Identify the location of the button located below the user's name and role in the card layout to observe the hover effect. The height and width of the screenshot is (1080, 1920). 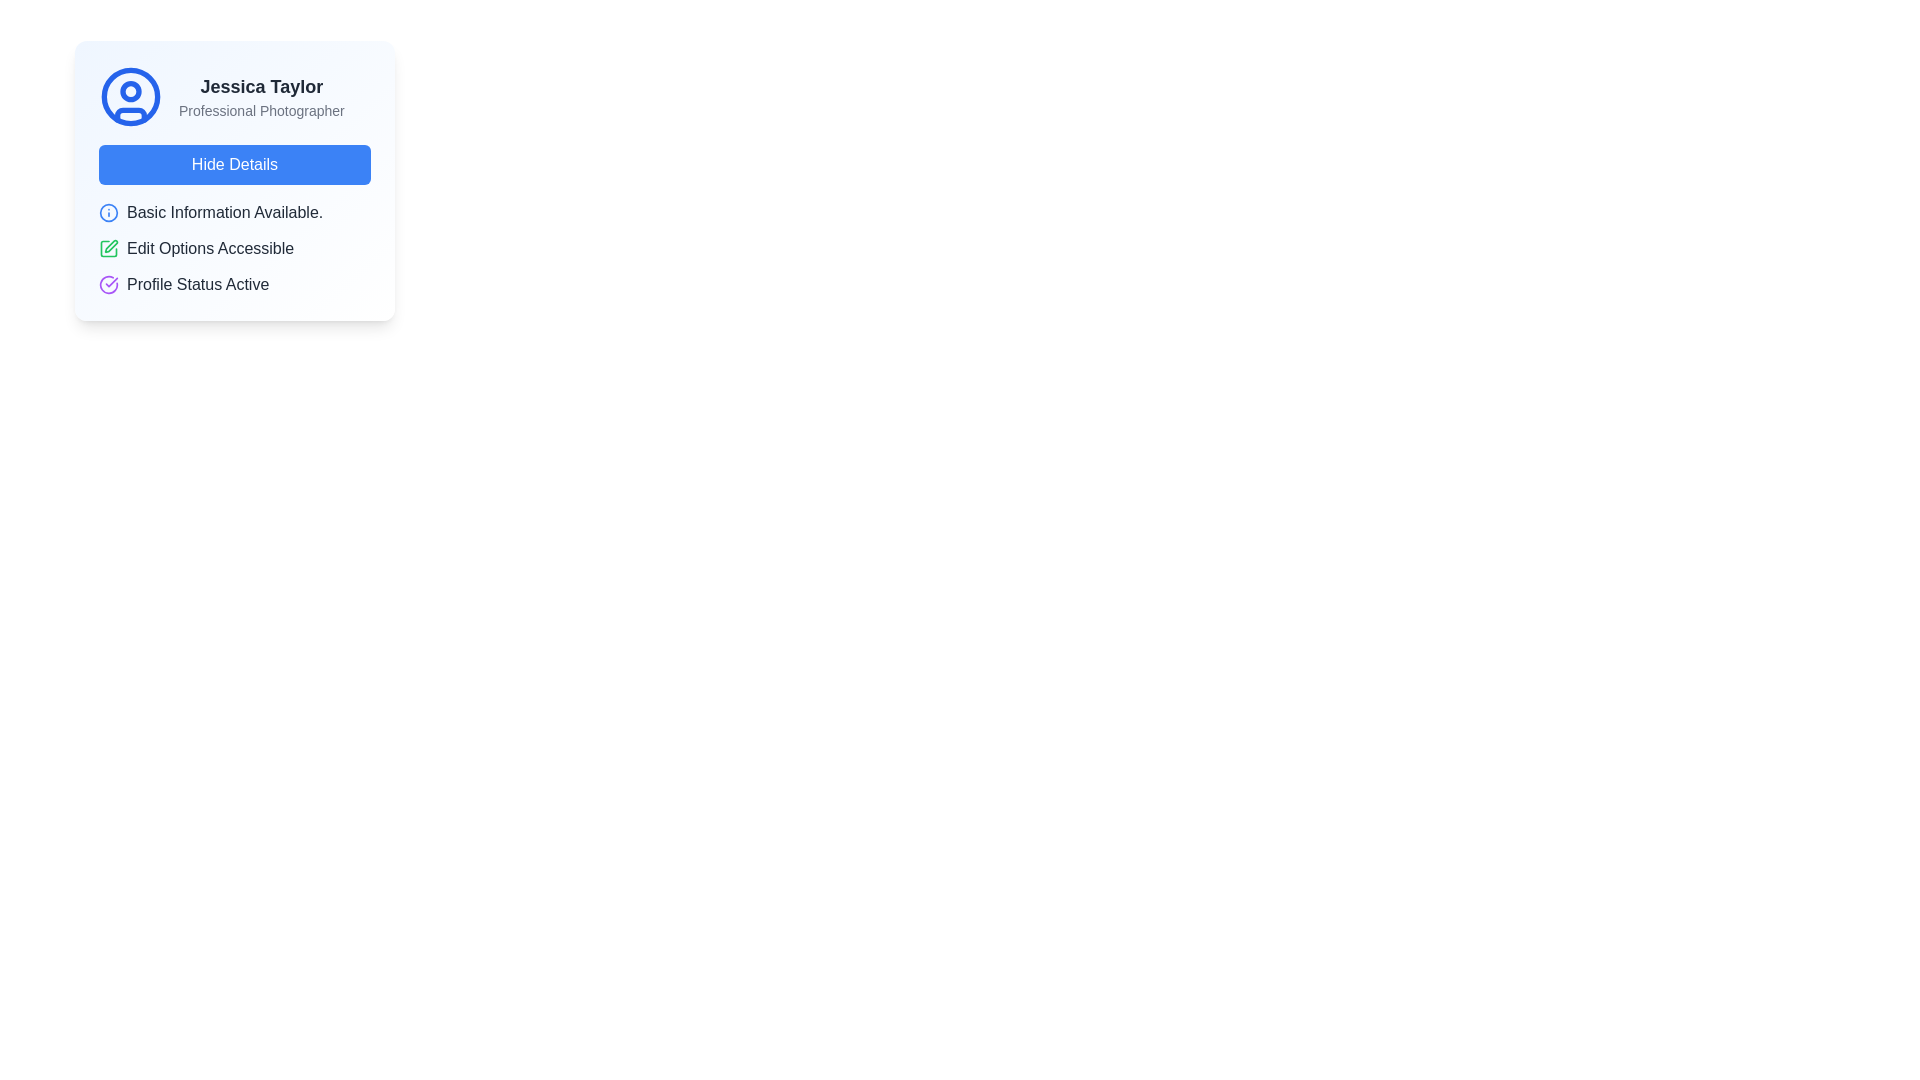
(235, 164).